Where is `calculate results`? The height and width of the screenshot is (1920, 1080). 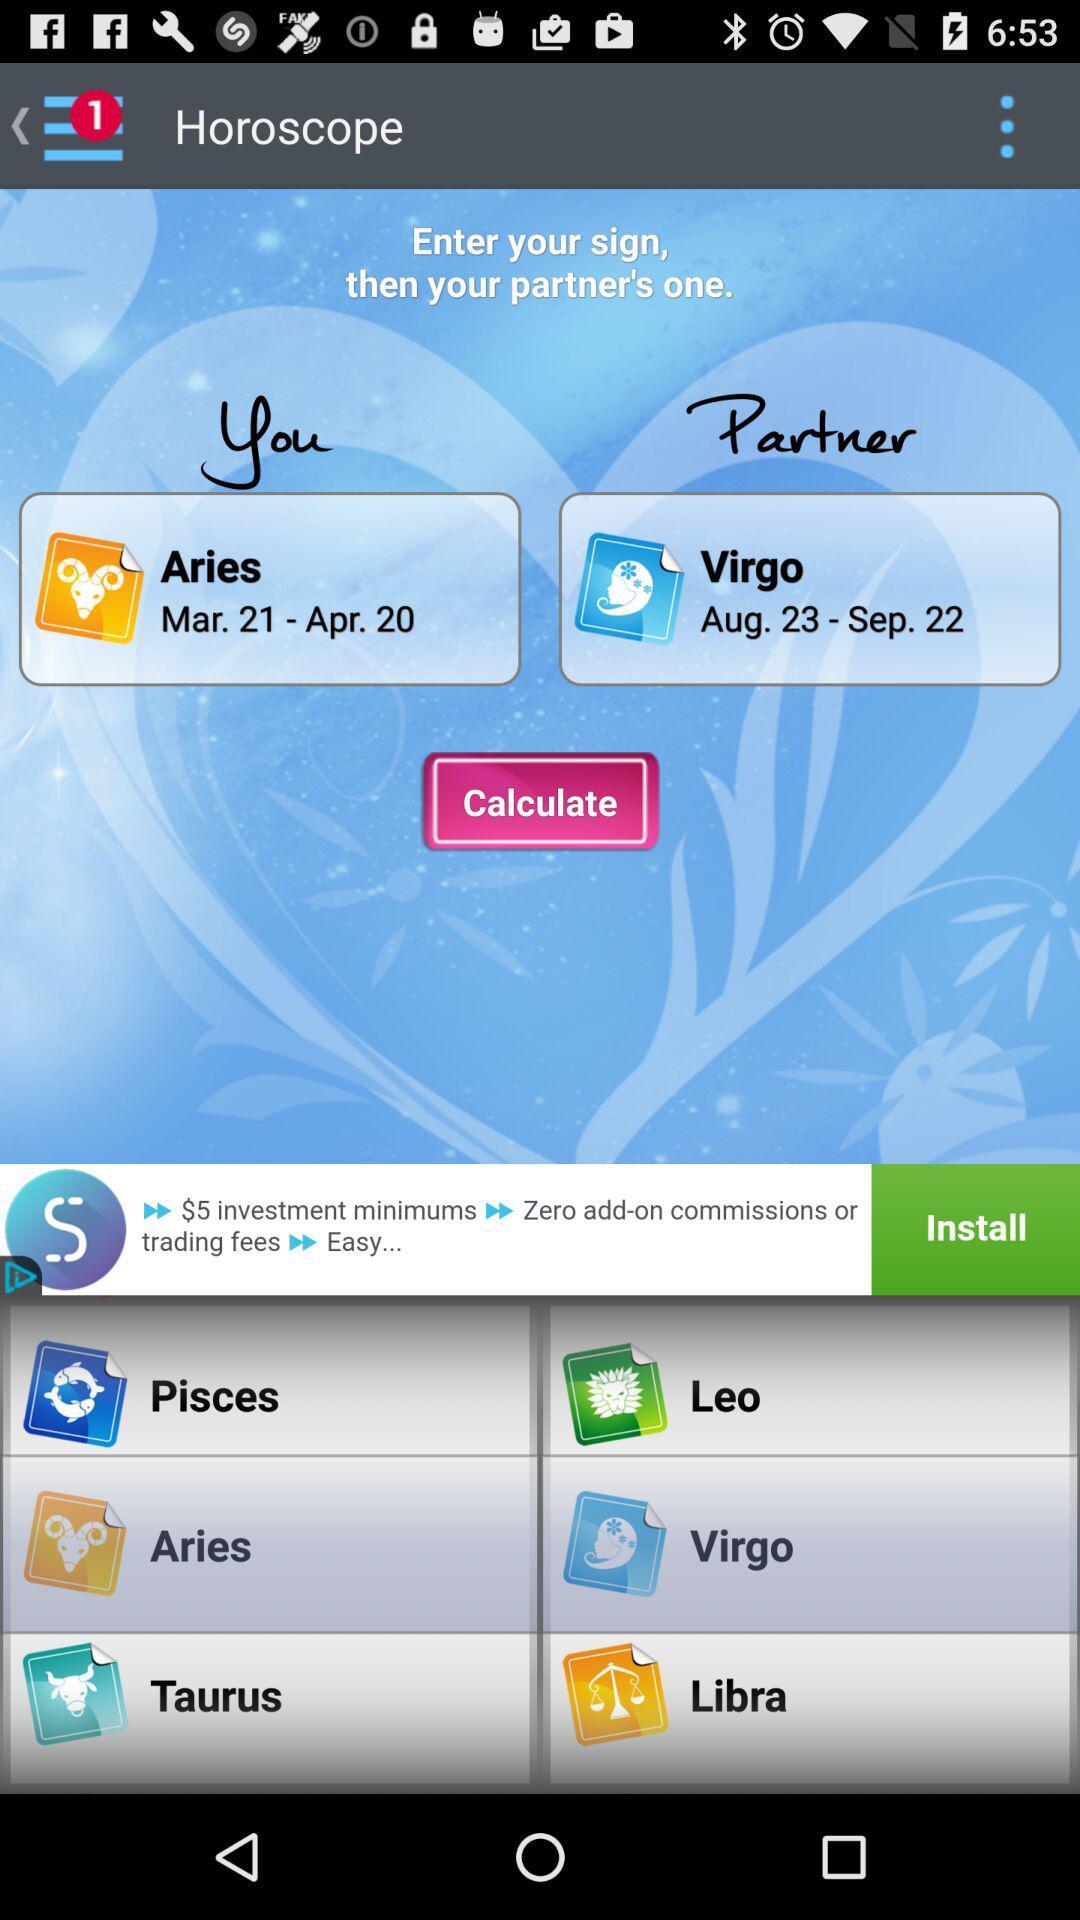 calculate results is located at coordinates (540, 802).